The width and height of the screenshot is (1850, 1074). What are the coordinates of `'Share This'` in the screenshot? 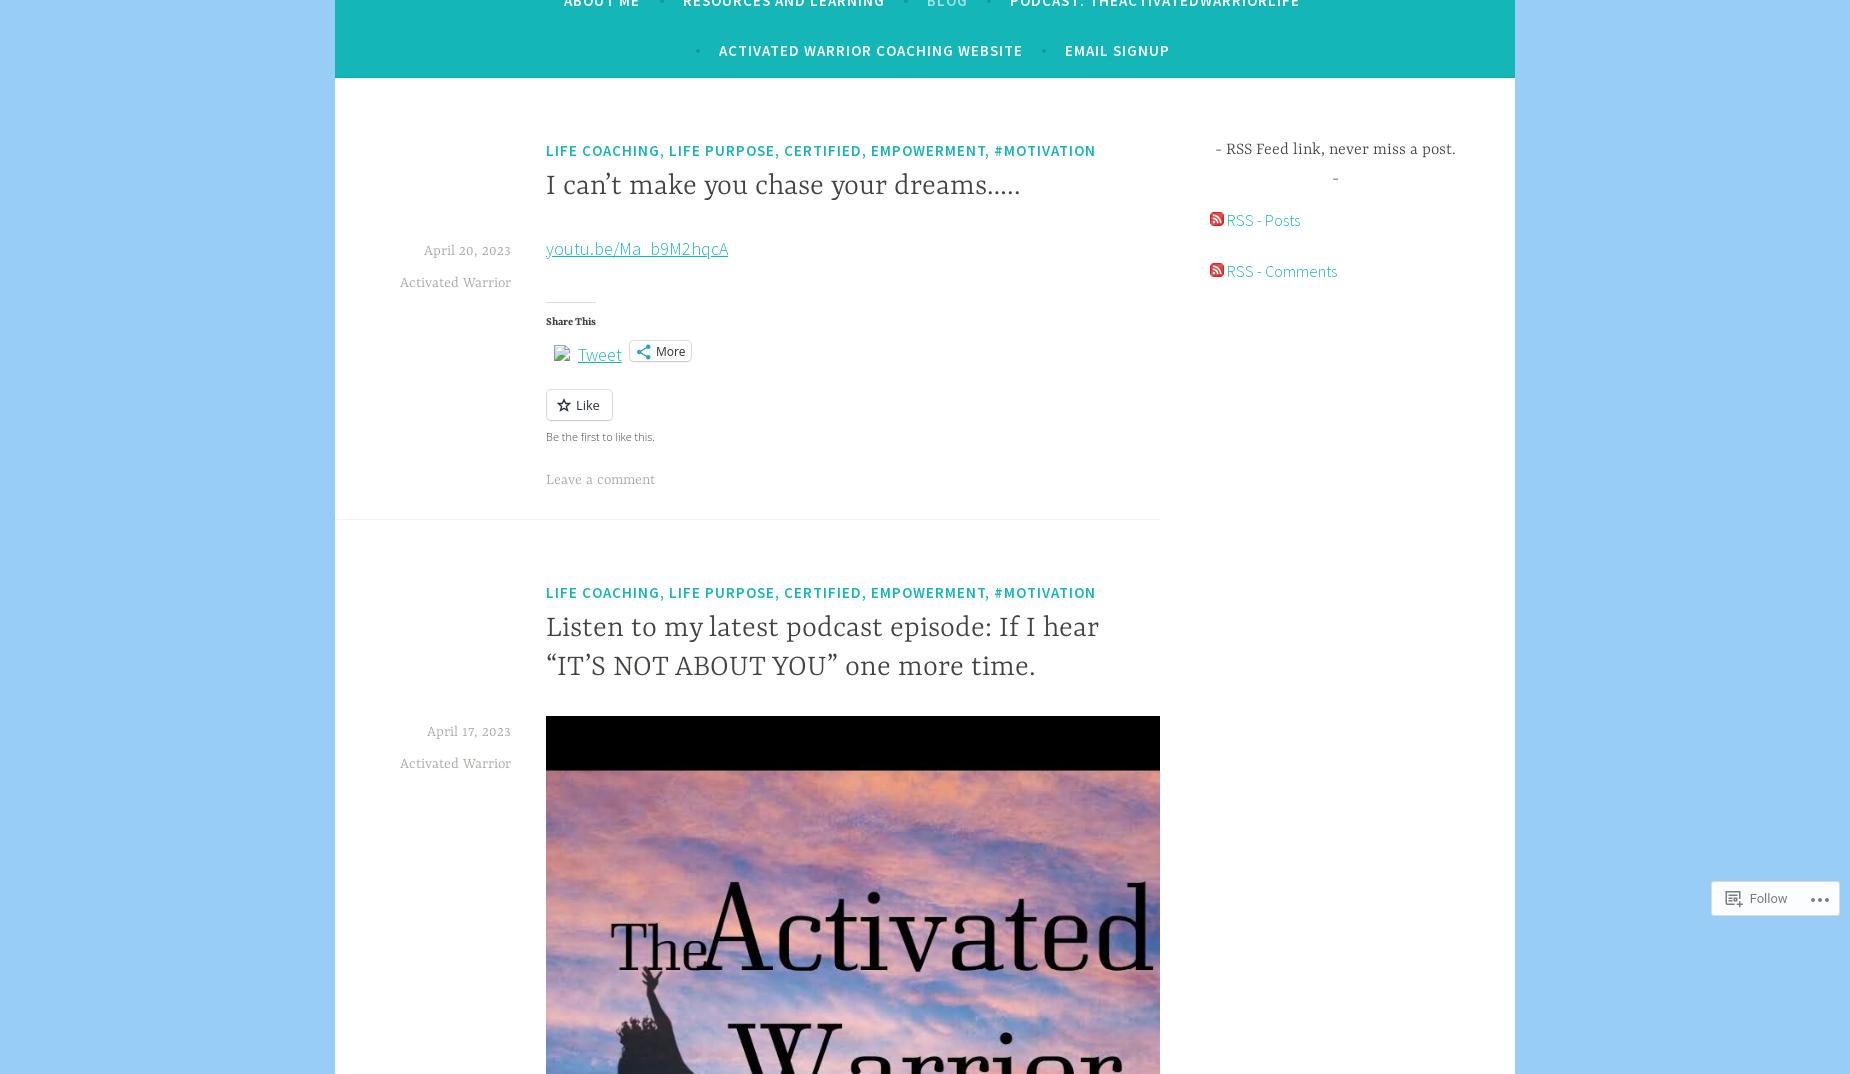 It's located at (570, 321).